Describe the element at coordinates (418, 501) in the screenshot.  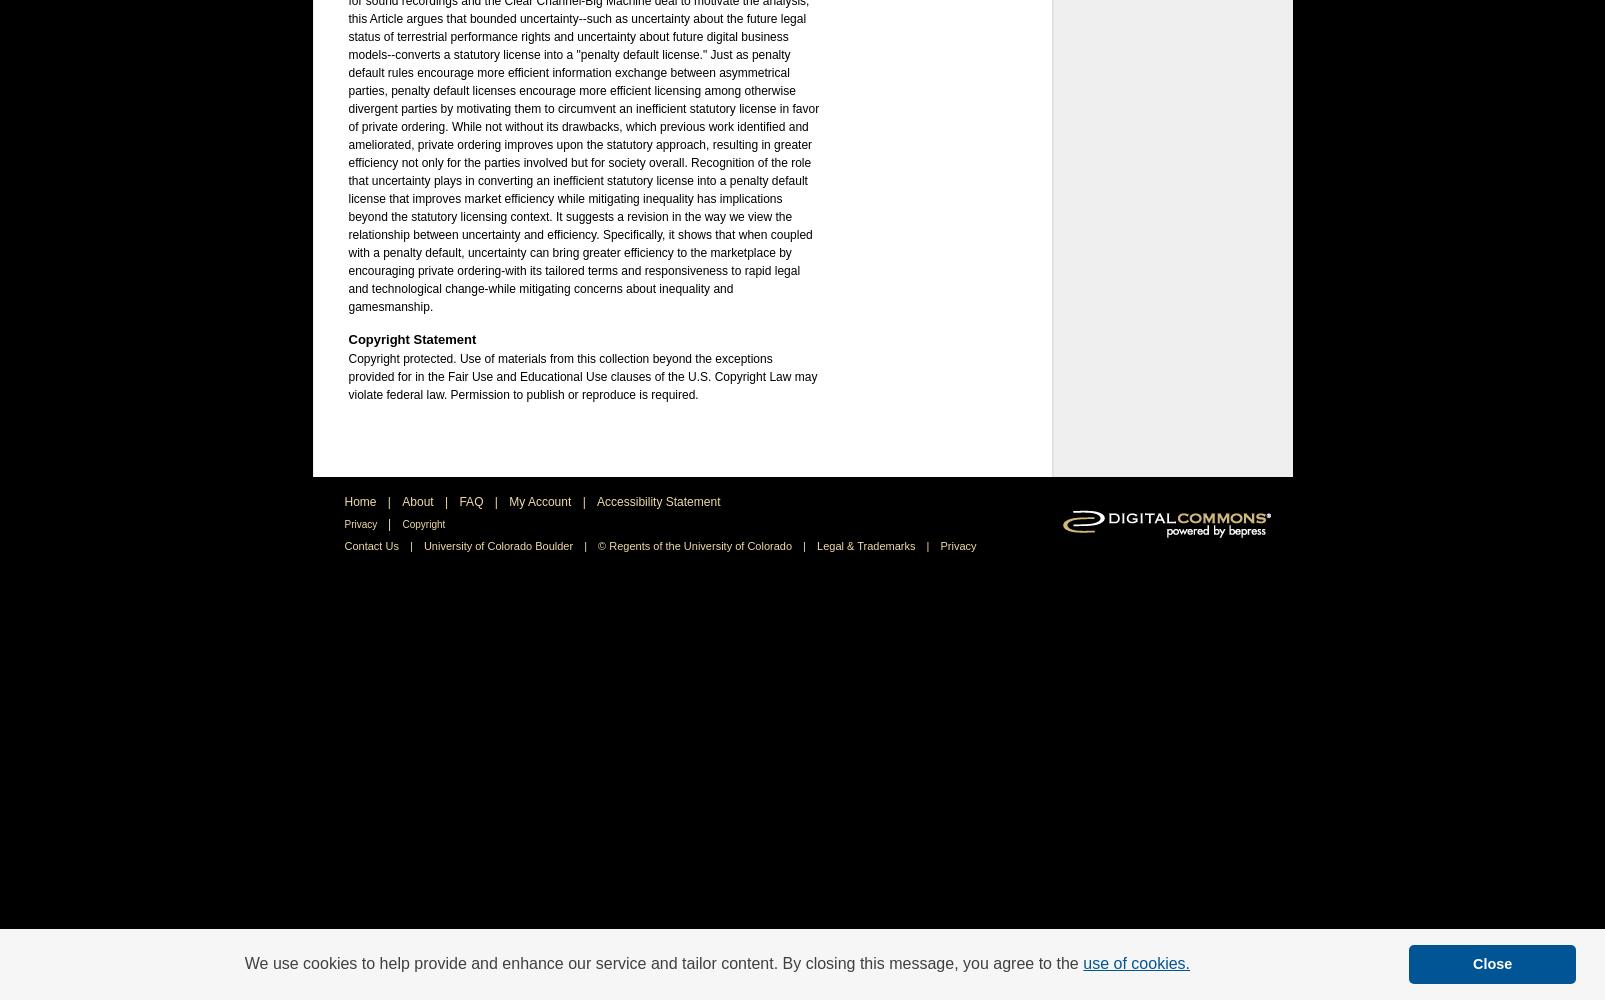
I see `'About'` at that location.